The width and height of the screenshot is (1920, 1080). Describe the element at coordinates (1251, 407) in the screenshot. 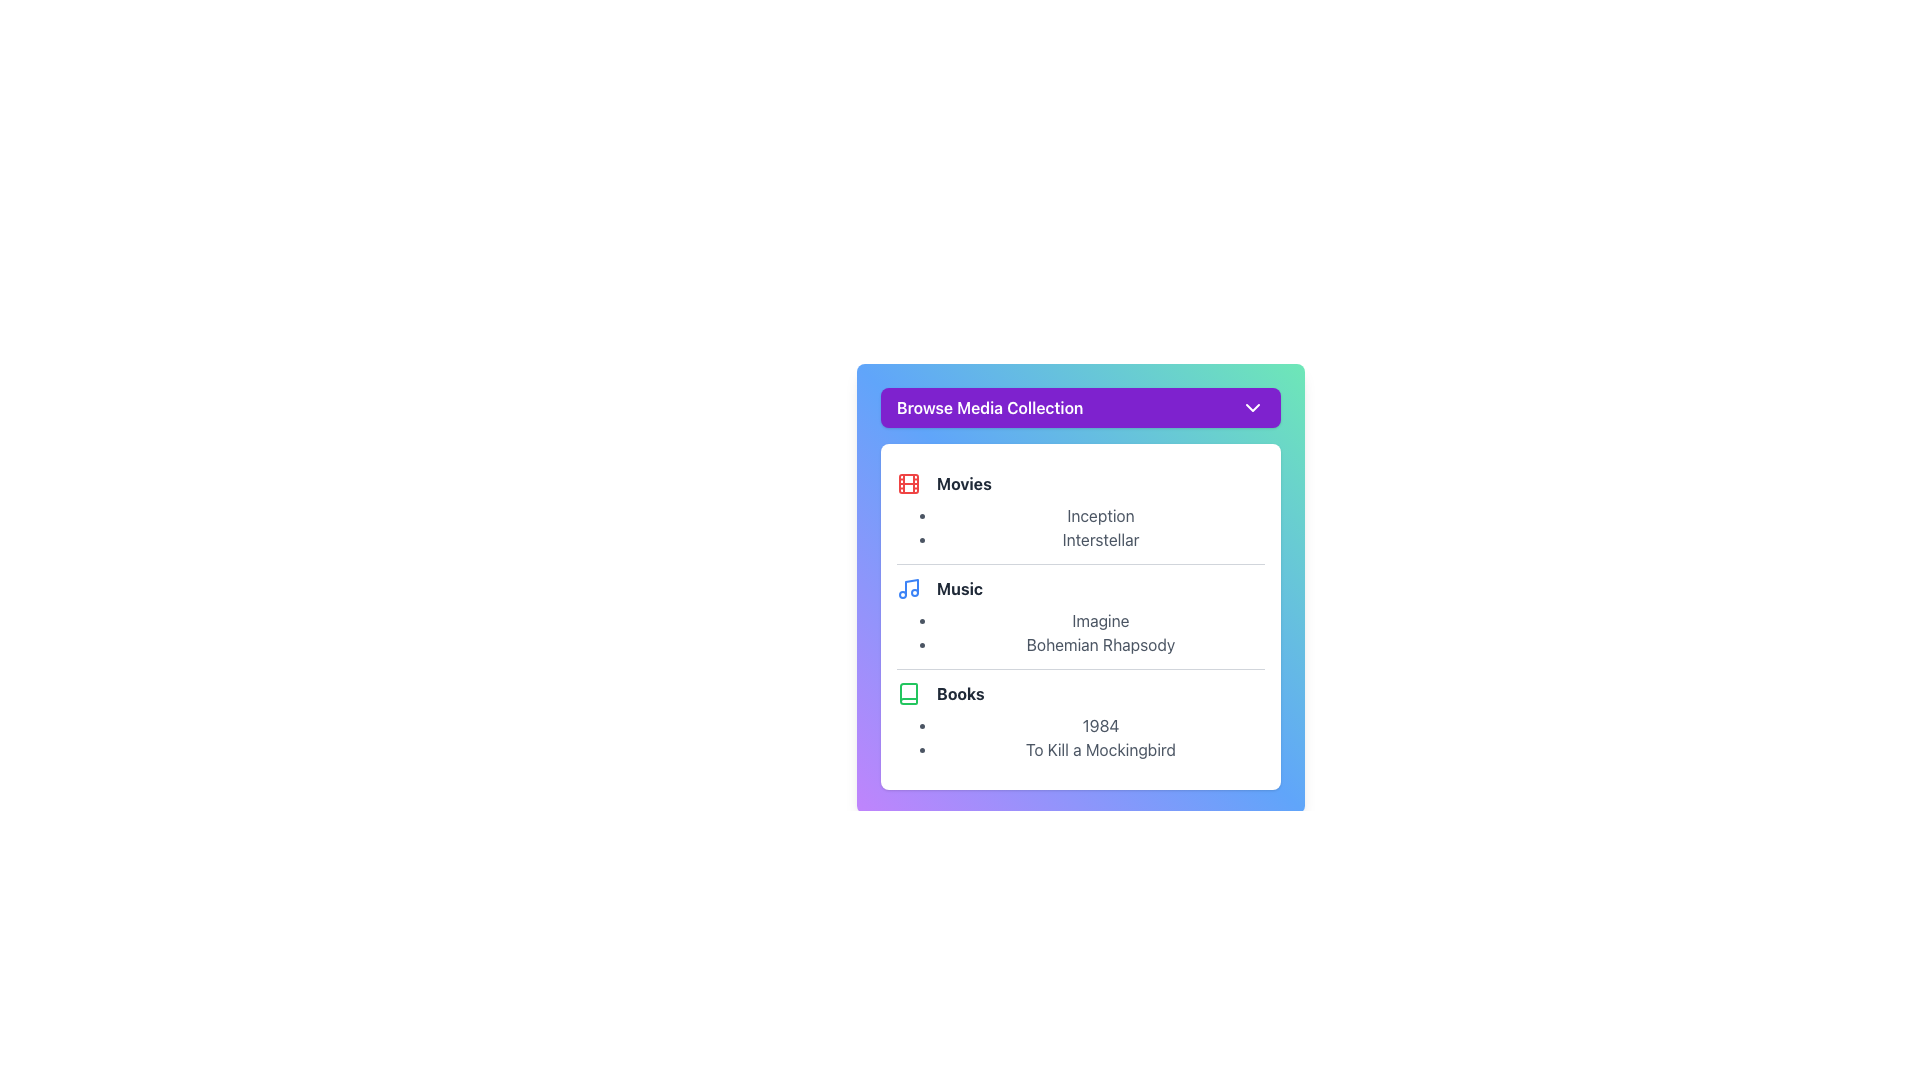

I see `the chevron icon button at the top-right corner of the 'Browse Media Collection' section` at that location.